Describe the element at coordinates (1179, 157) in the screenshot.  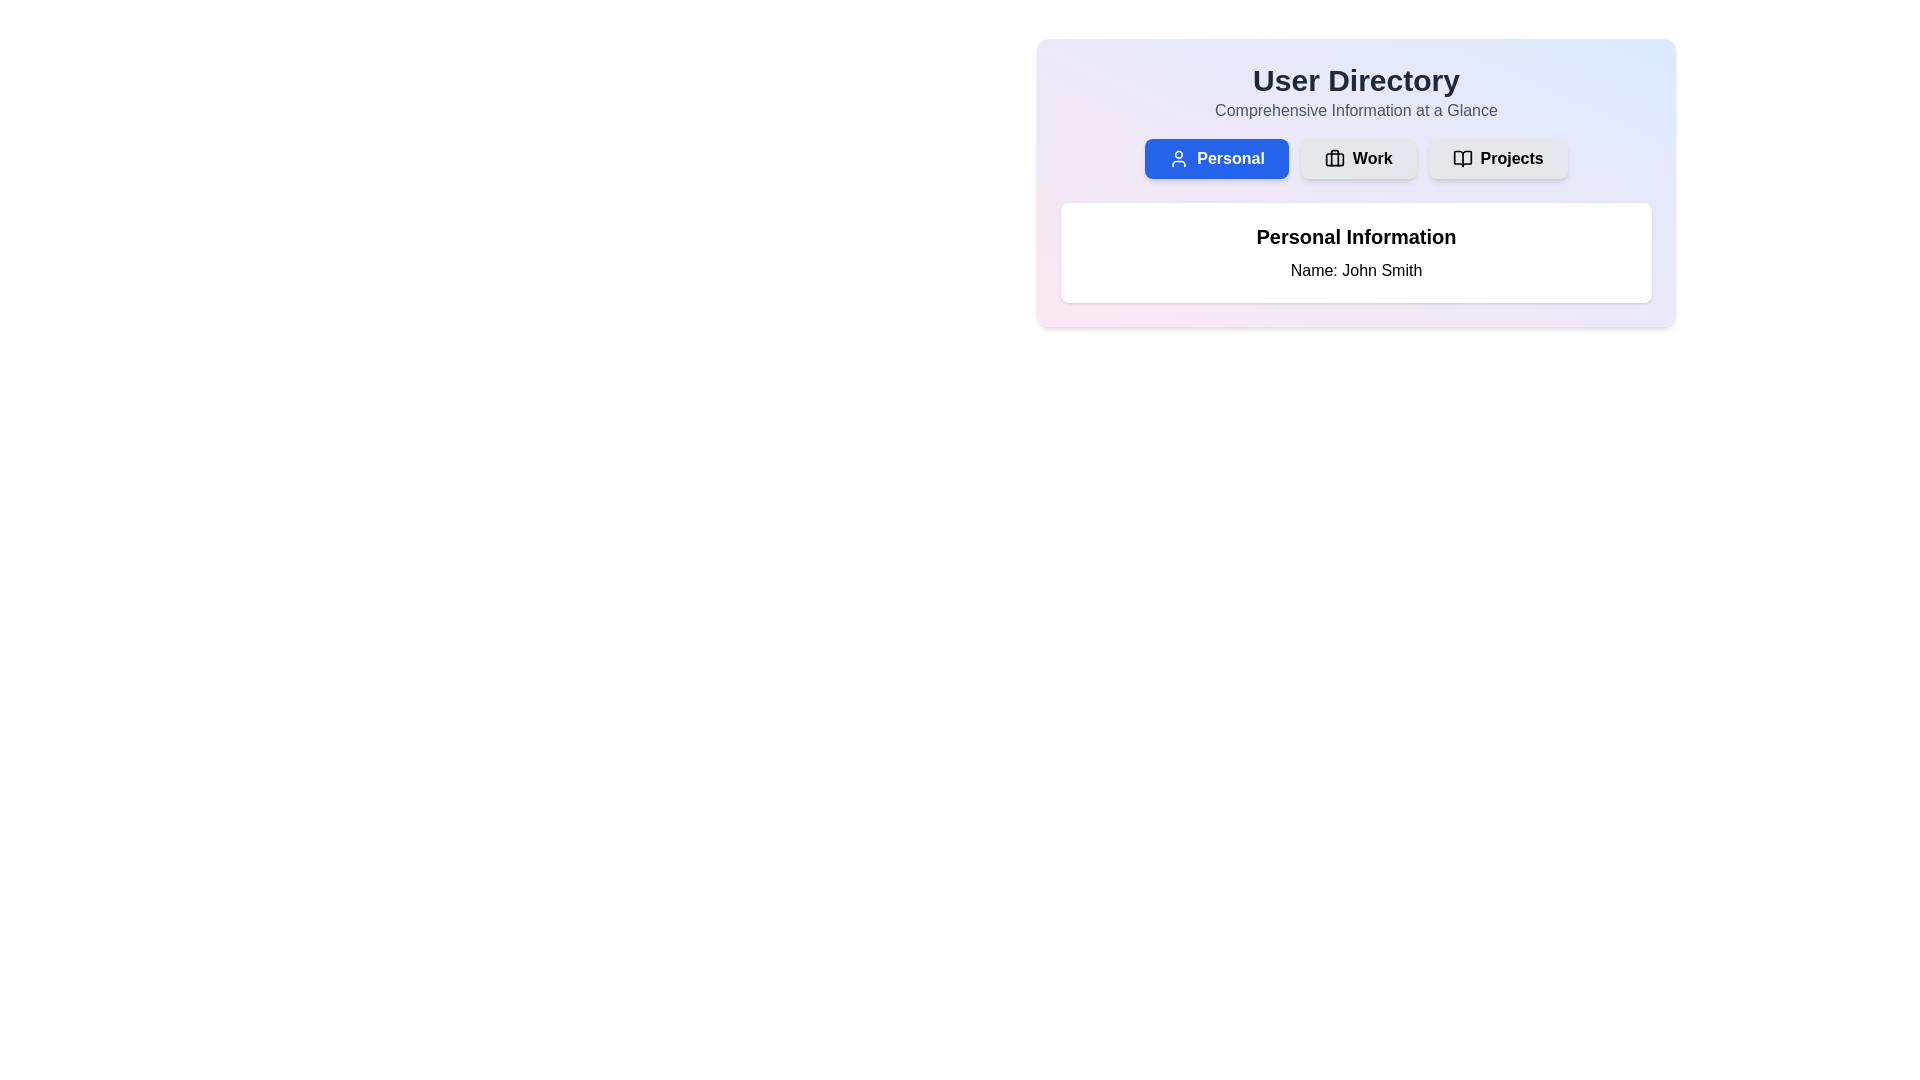
I see `the 'Personal' button using tab navigation` at that location.